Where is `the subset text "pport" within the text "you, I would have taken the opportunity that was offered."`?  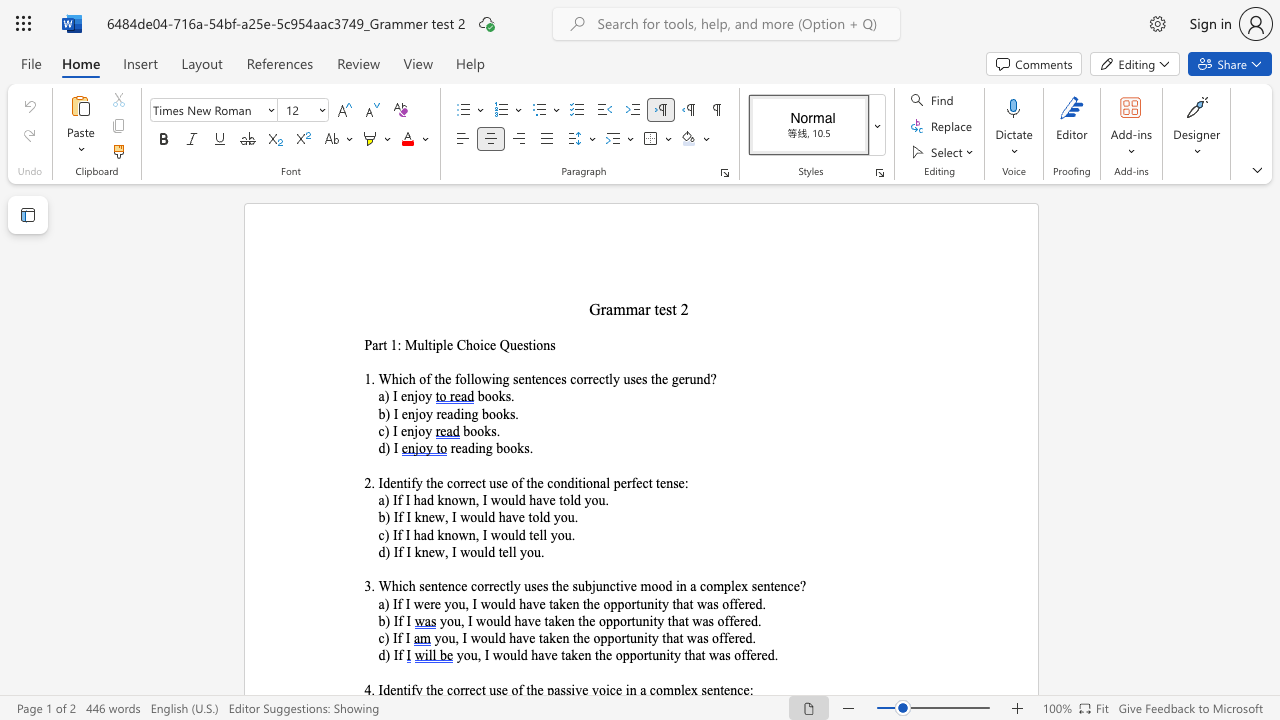
the subset text "pport" within the text "you, I would have taken the opportunity that was offered." is located at coordinates (599, 638).